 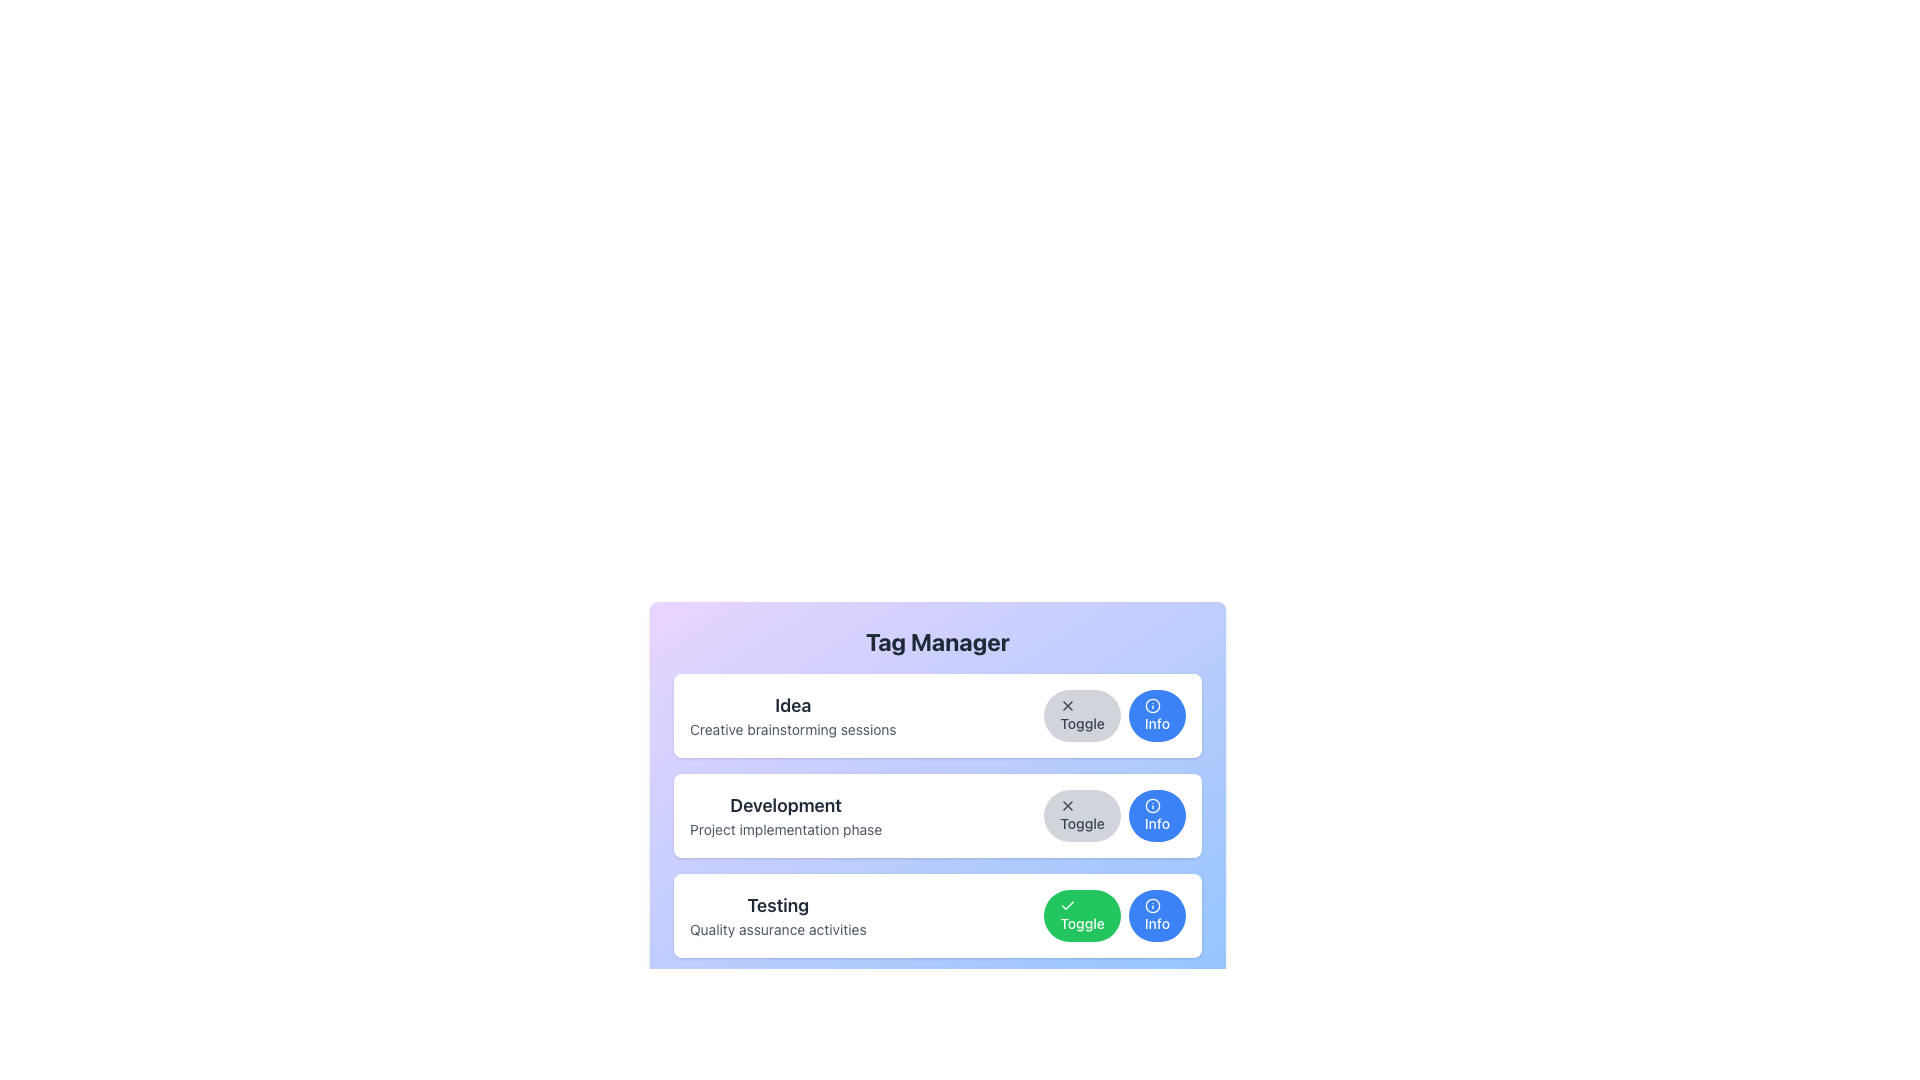 I want to click on the close icon with an 'X' shape located within the 'Development' card section, so click(x=1067, y=805).